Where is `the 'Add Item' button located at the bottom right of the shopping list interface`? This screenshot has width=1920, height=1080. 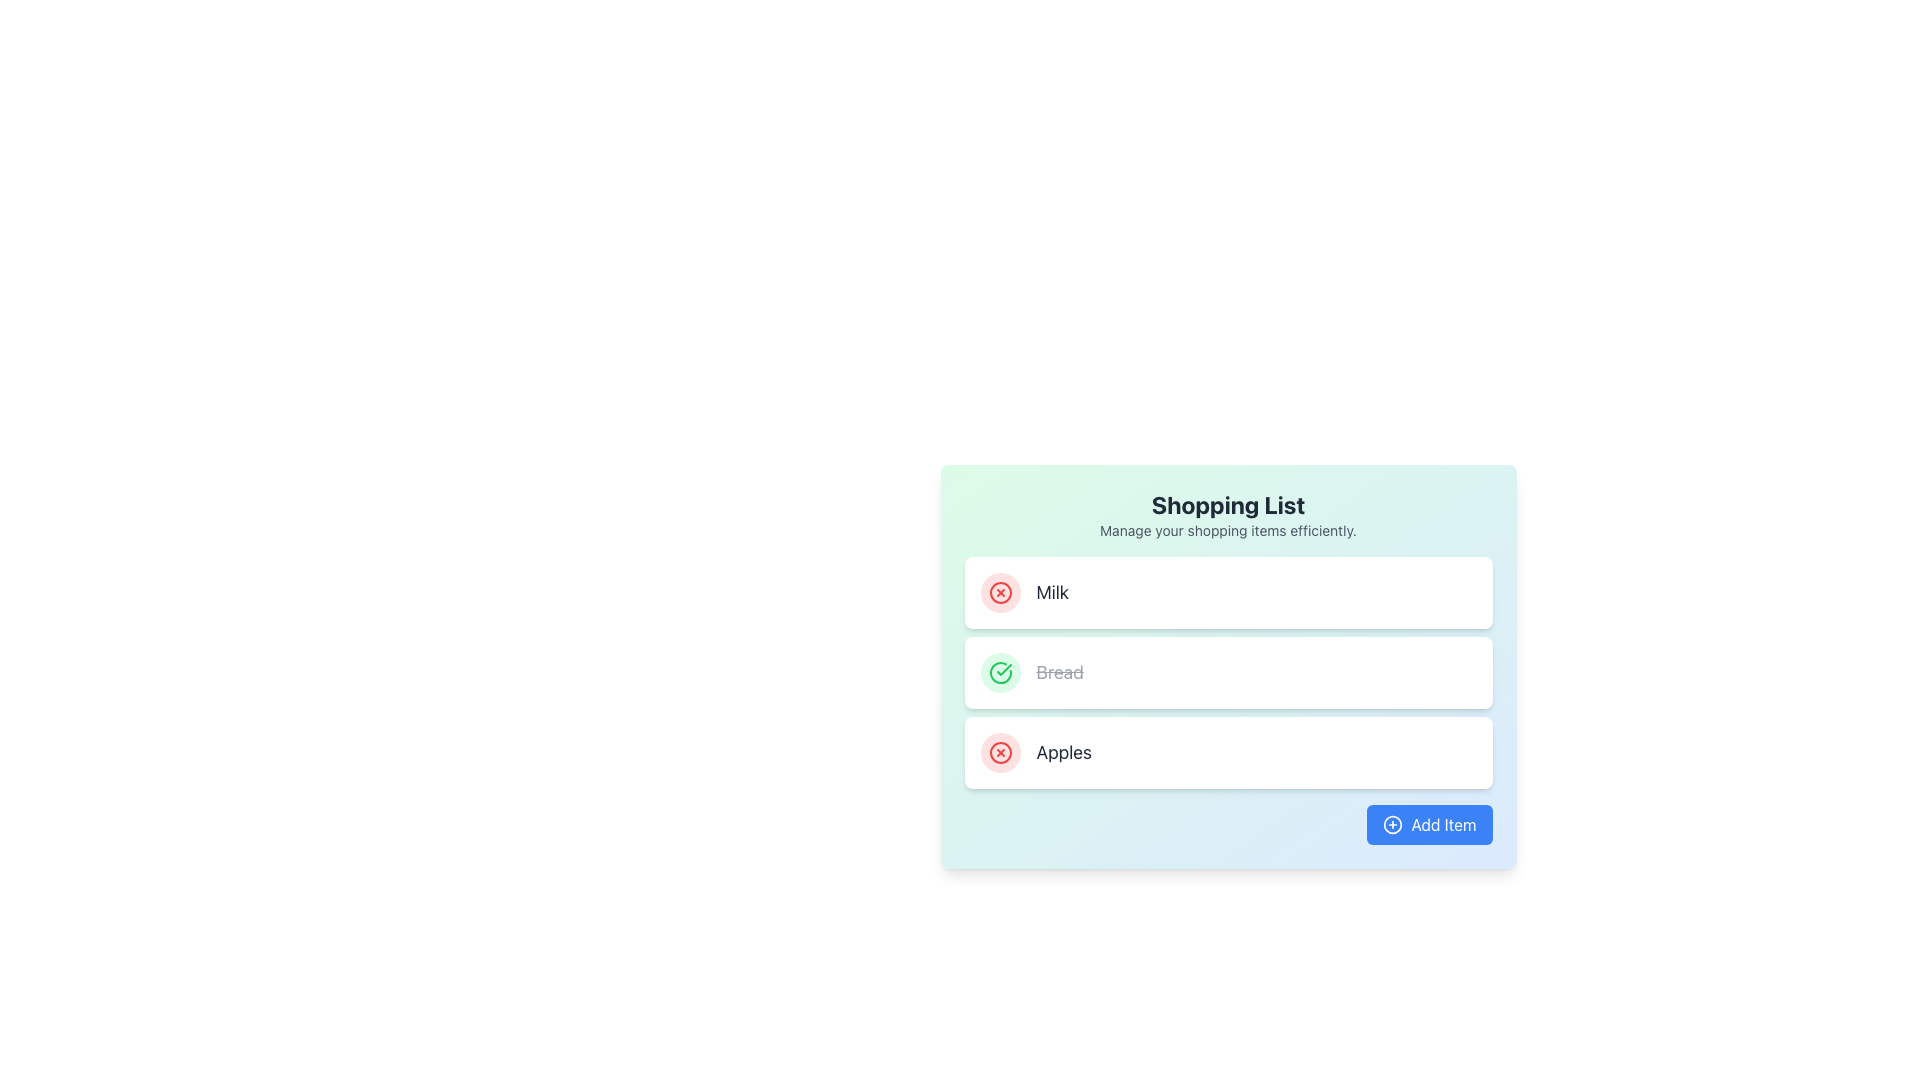
the 'Add Item' button located at the bottom right of the shopping list interface is located at coordinates (1428, 825).